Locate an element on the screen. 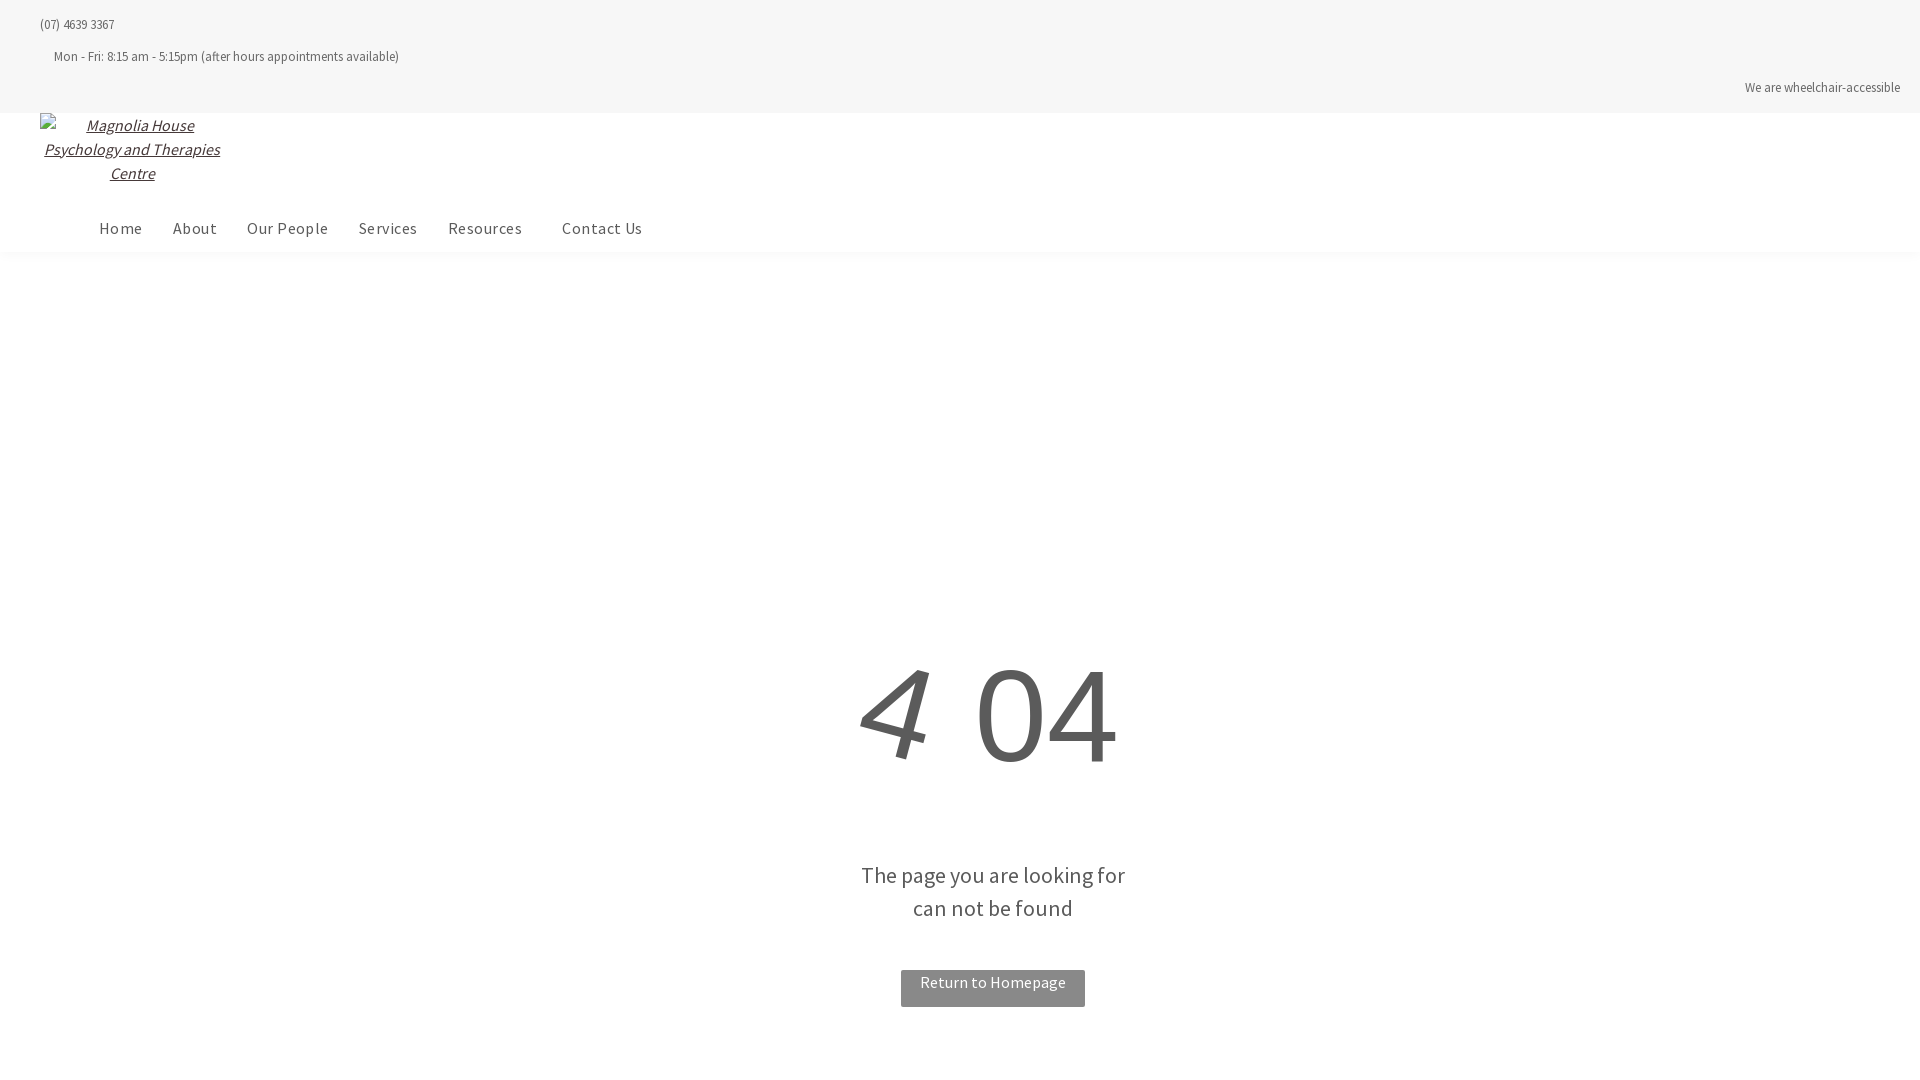 This screenshot has height=1080, width=1920. 'About' is located at coordinates (195, 226).